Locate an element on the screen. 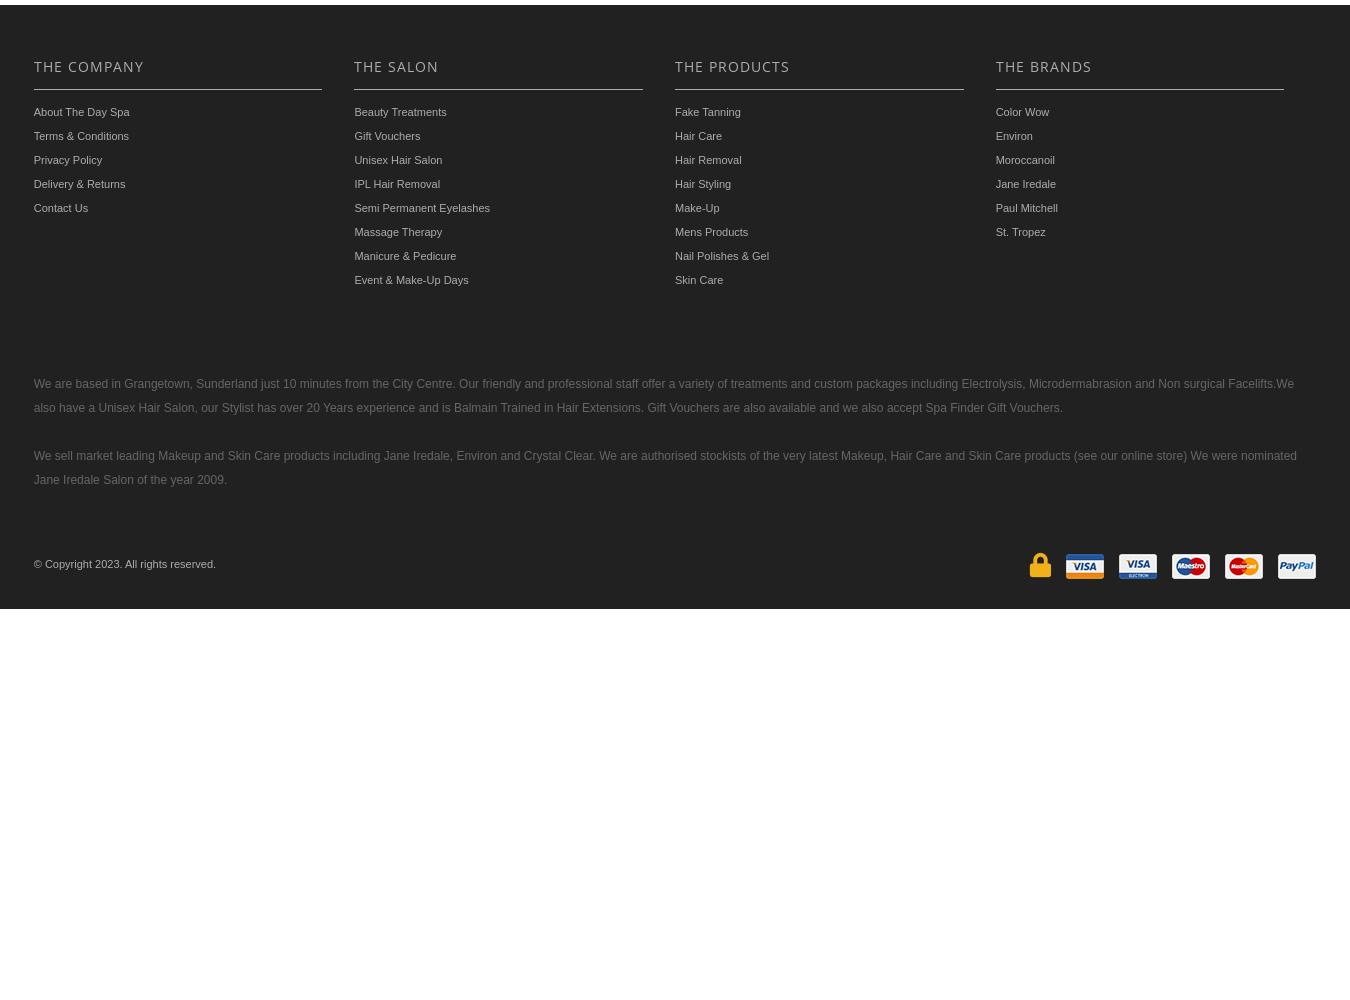 The height and width of the screenshot is (1000, 1350). 'Semi Permanent Eyelashes' is located at coordinates (353, 206).